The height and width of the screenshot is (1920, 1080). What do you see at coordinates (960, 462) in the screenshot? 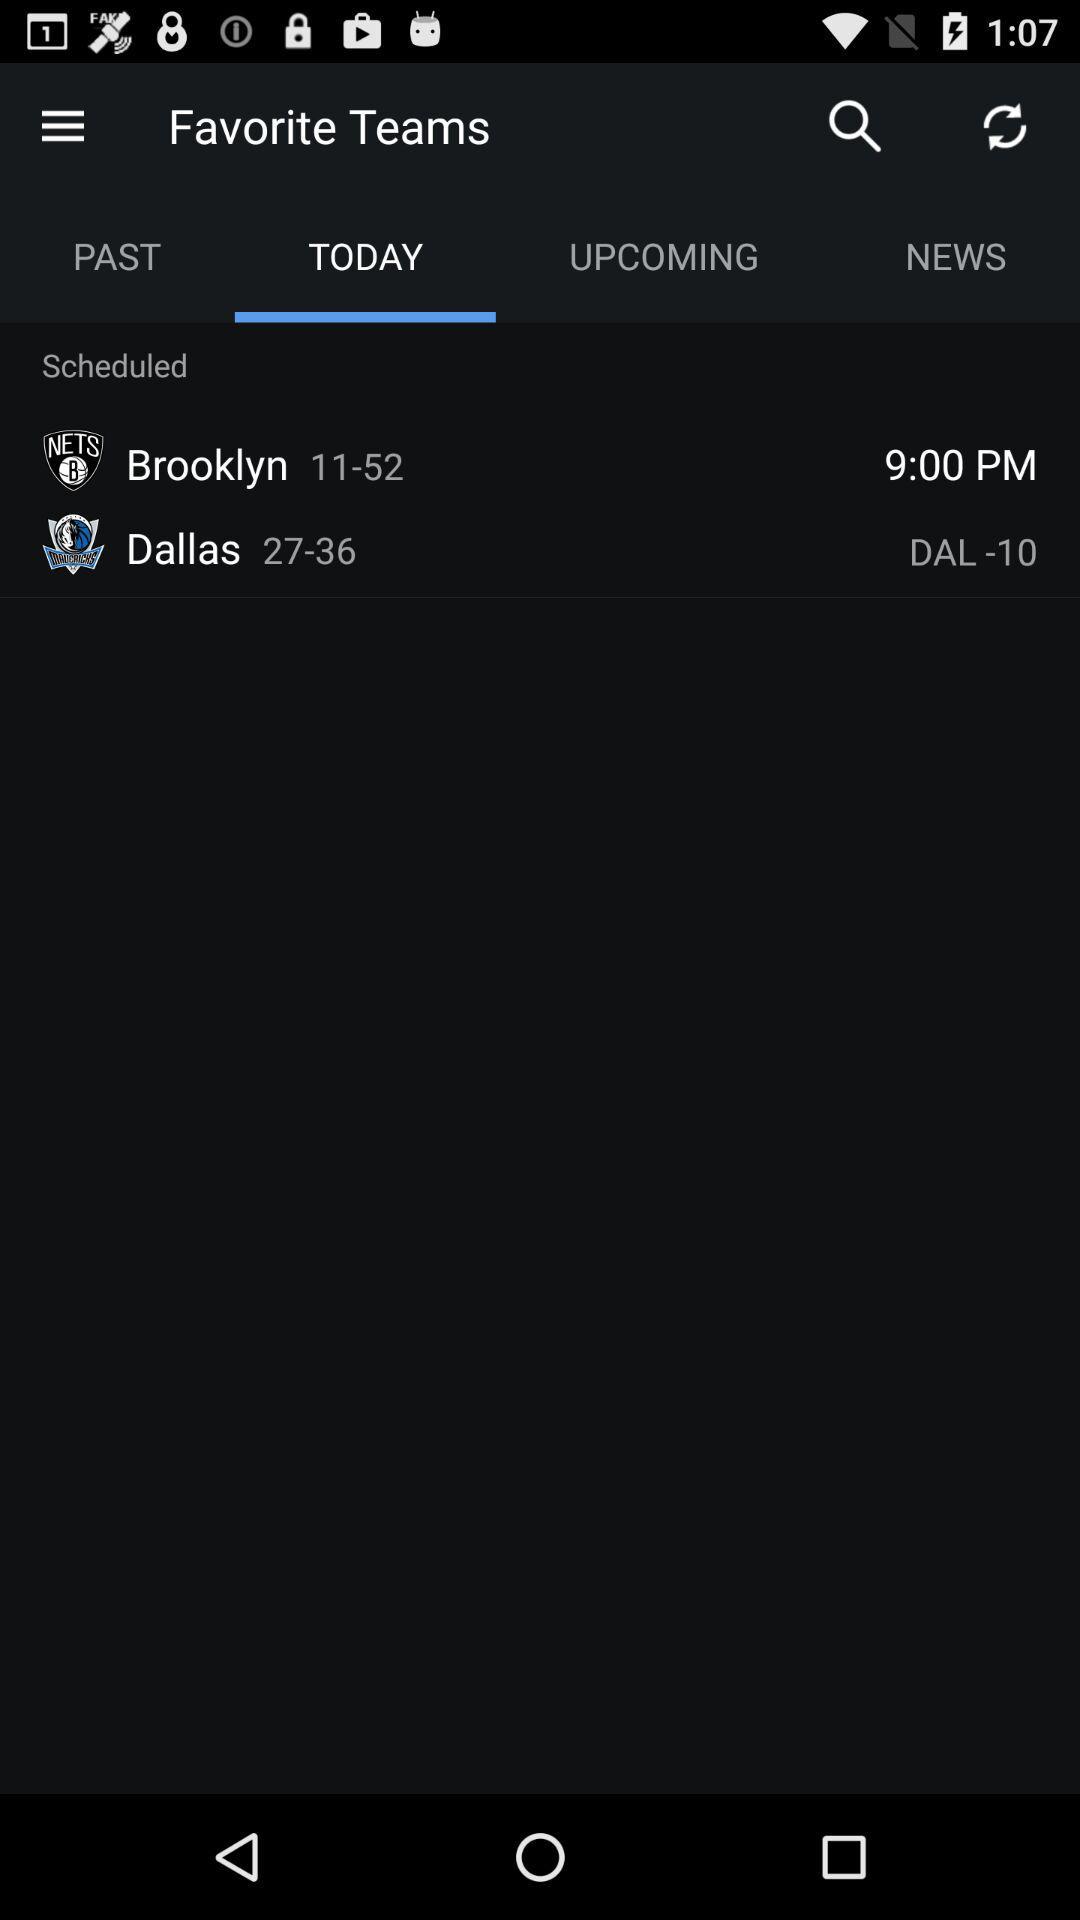
I see `the 9:00 pm icon` at bounding box center [960, 462].